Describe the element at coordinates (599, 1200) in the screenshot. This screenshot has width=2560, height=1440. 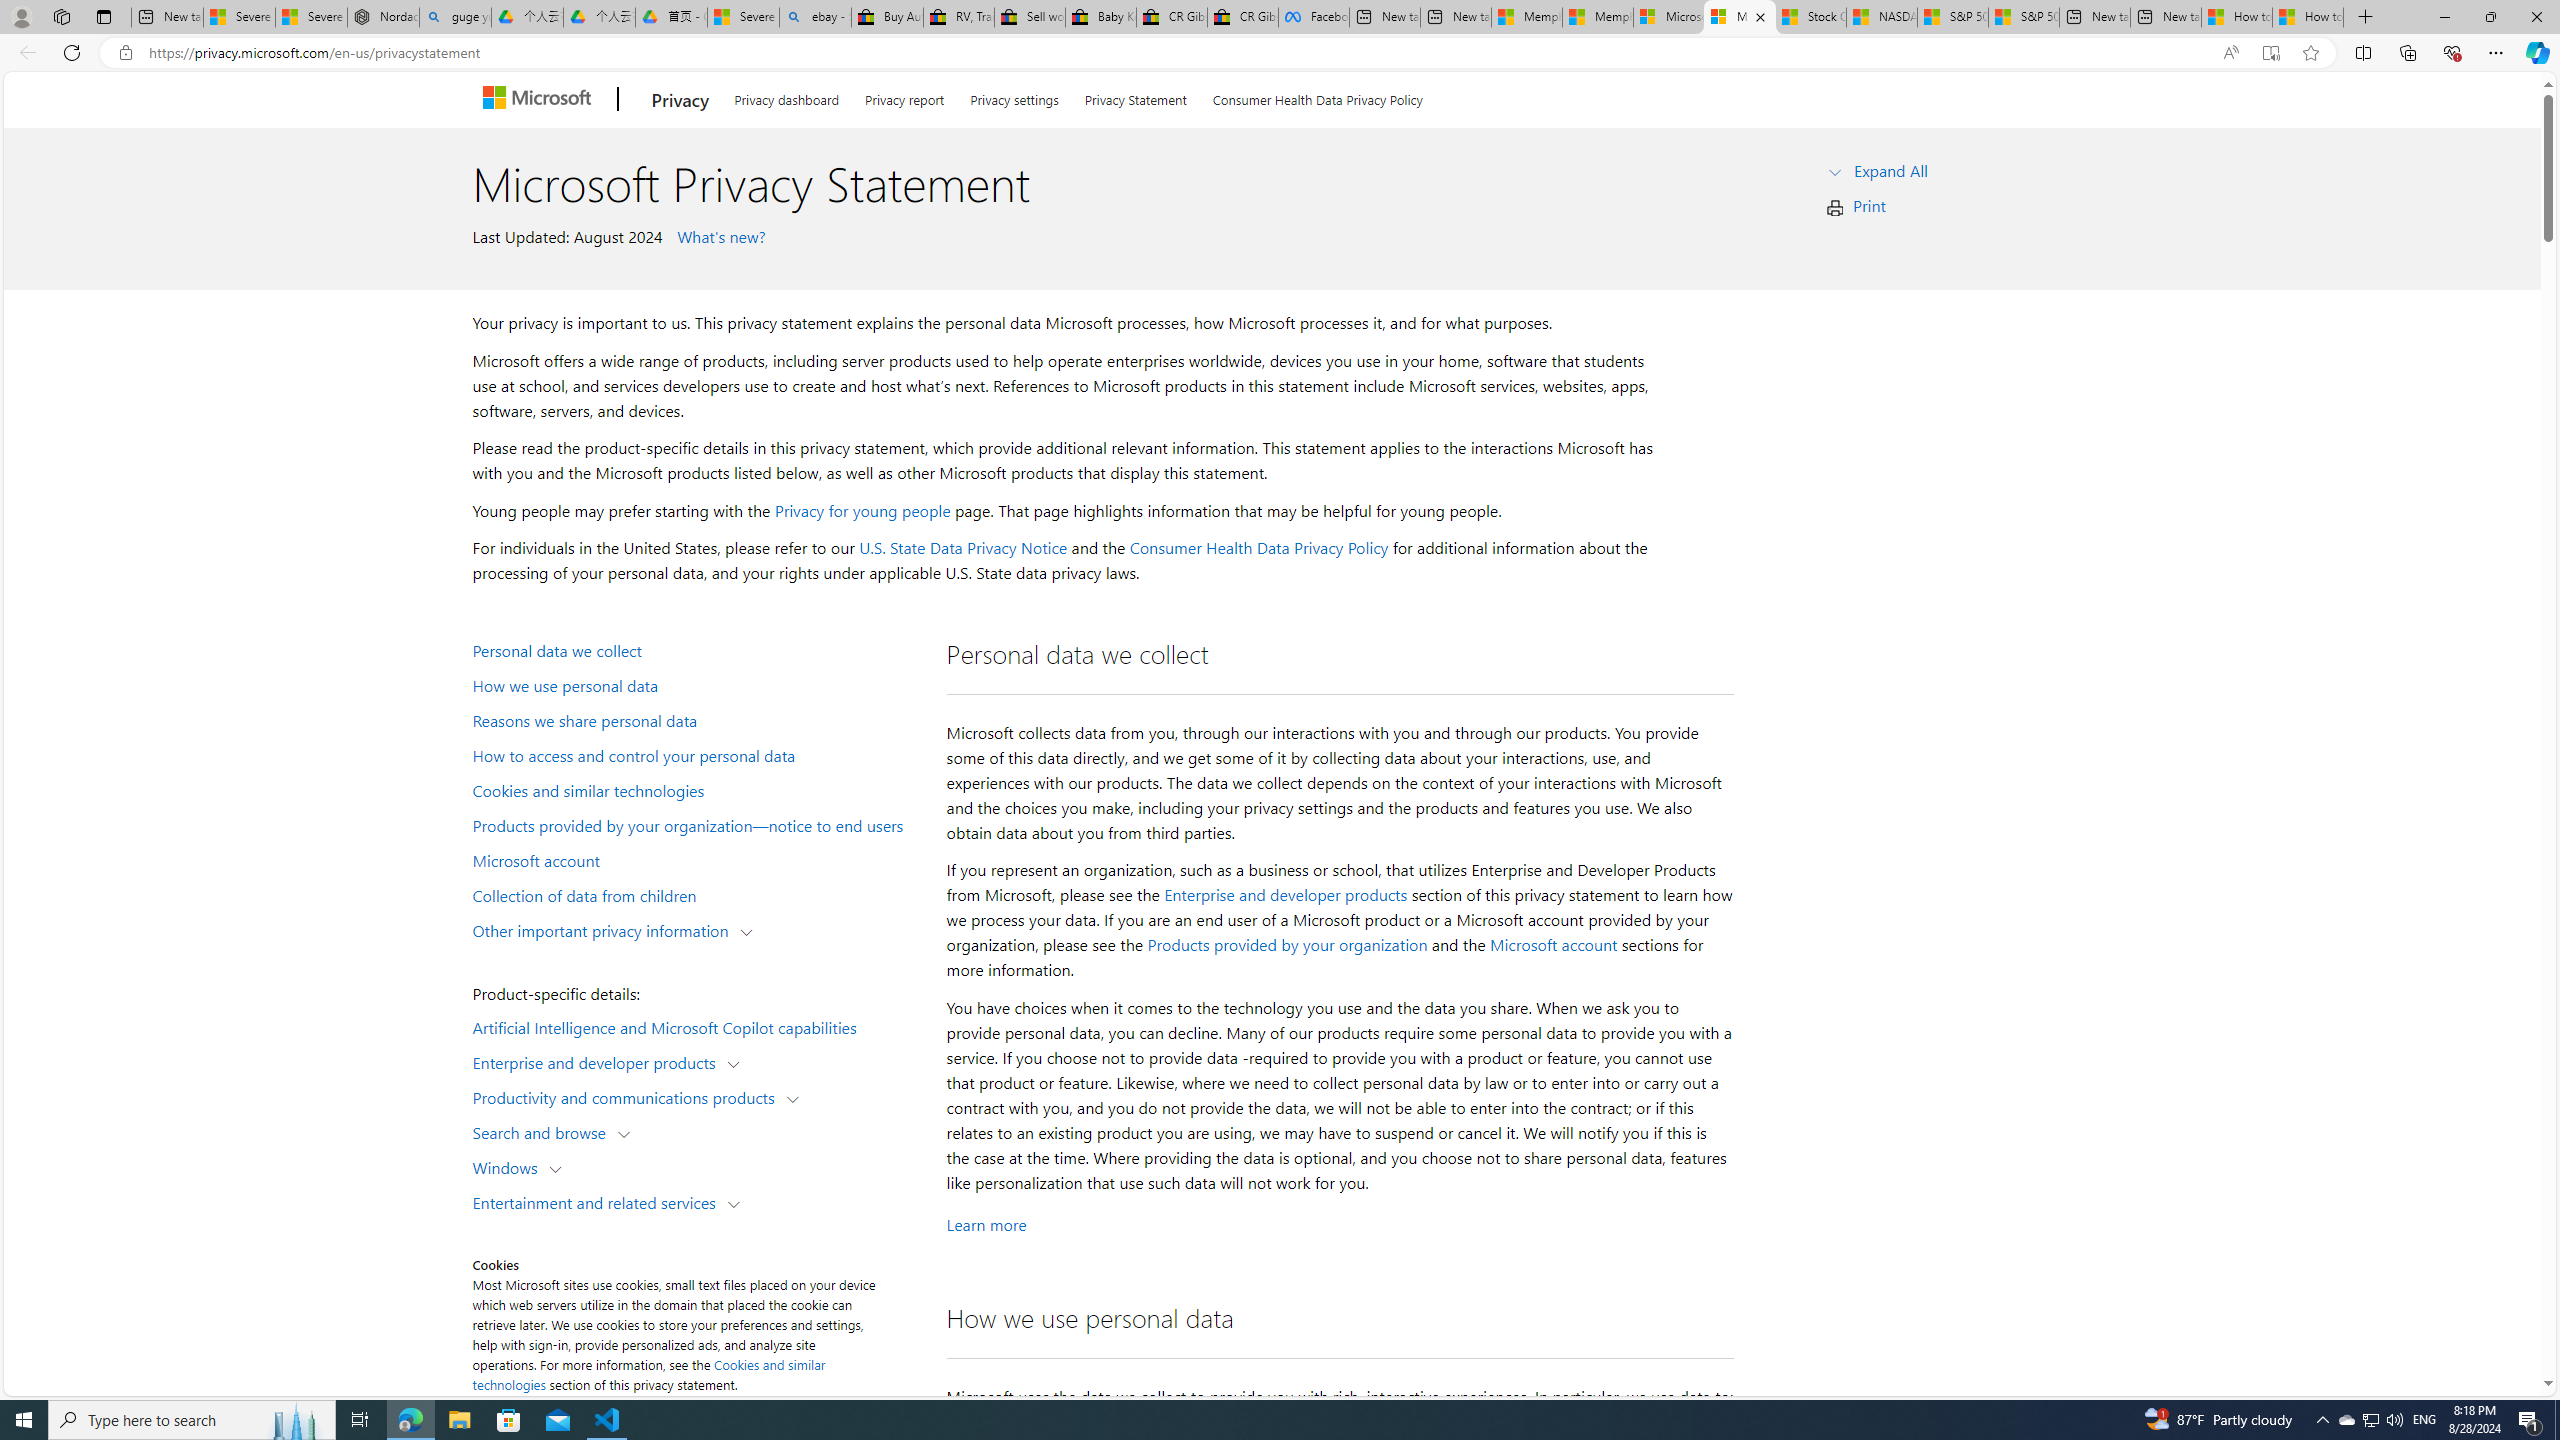
I see `'Entertainment and related services'` at that location.